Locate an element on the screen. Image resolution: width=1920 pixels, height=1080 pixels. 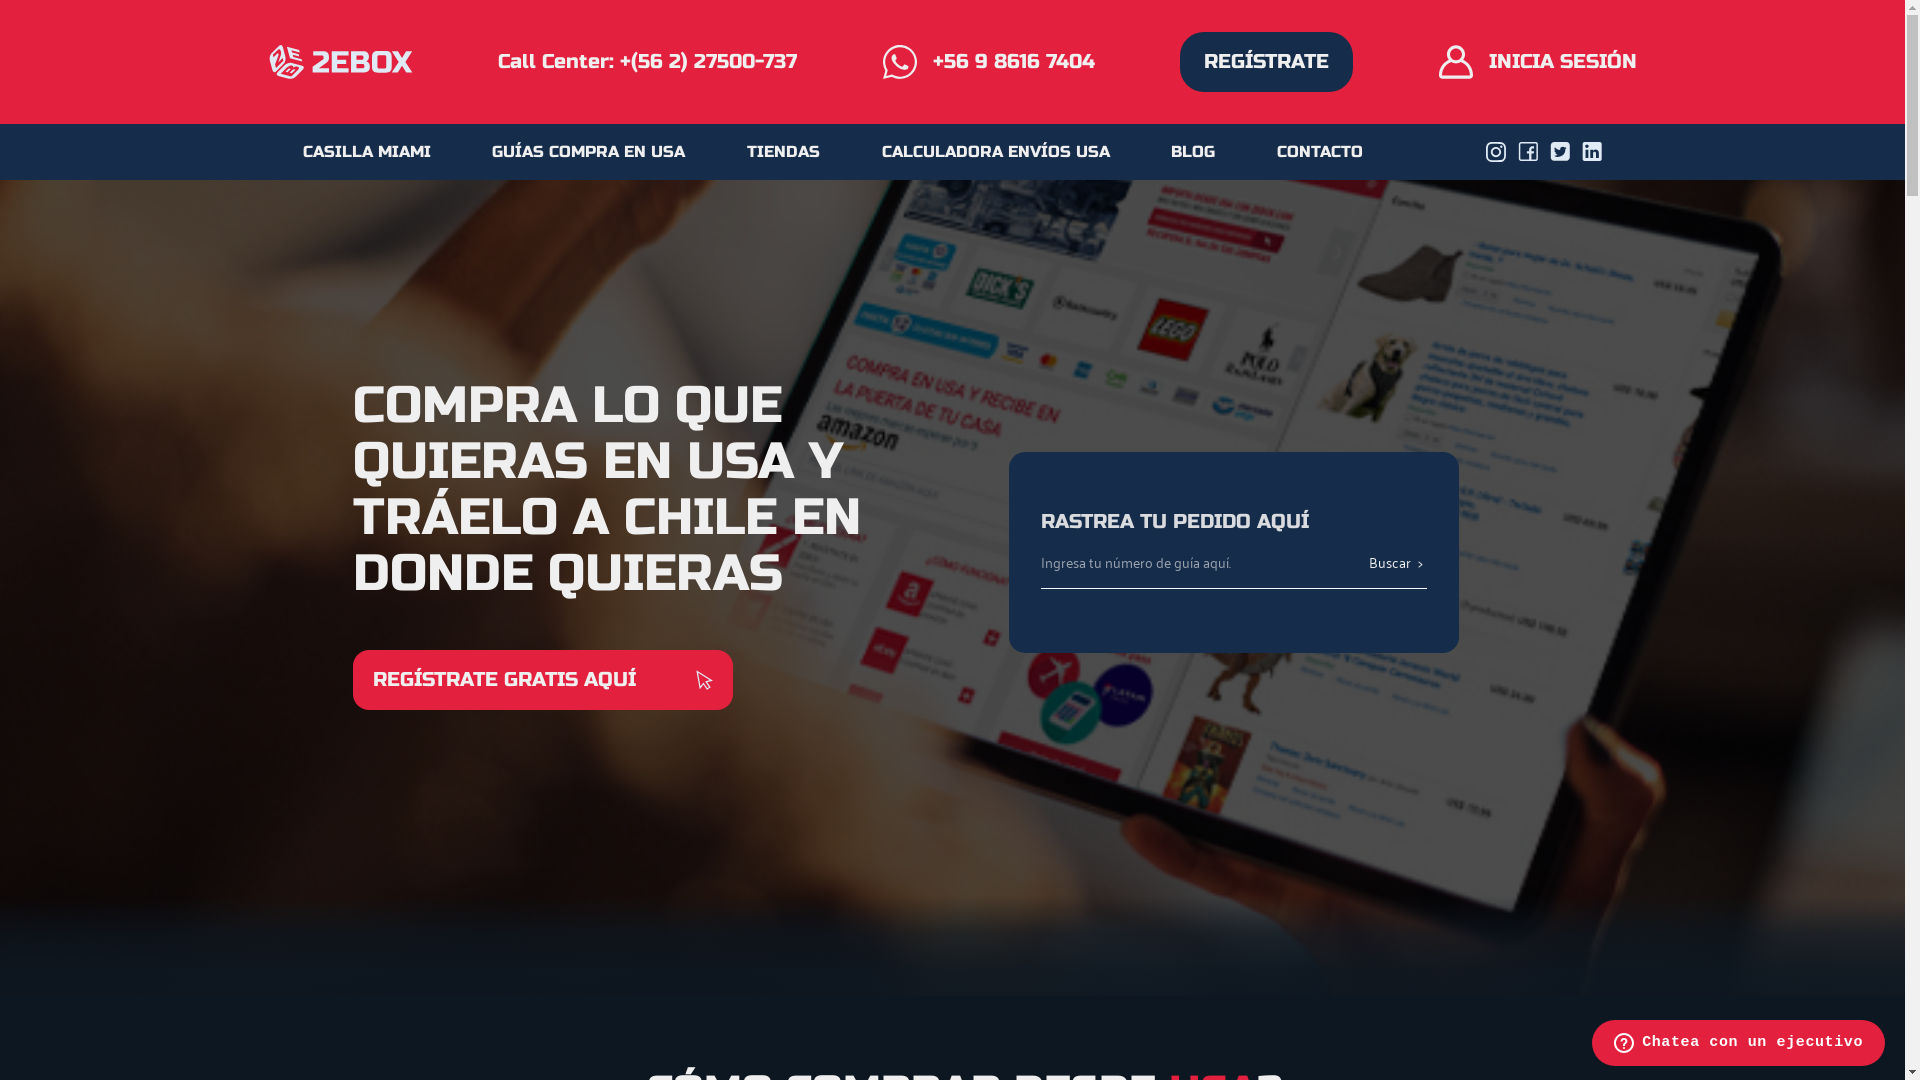
'TIENDAS' is located at coordinates (782, 150).